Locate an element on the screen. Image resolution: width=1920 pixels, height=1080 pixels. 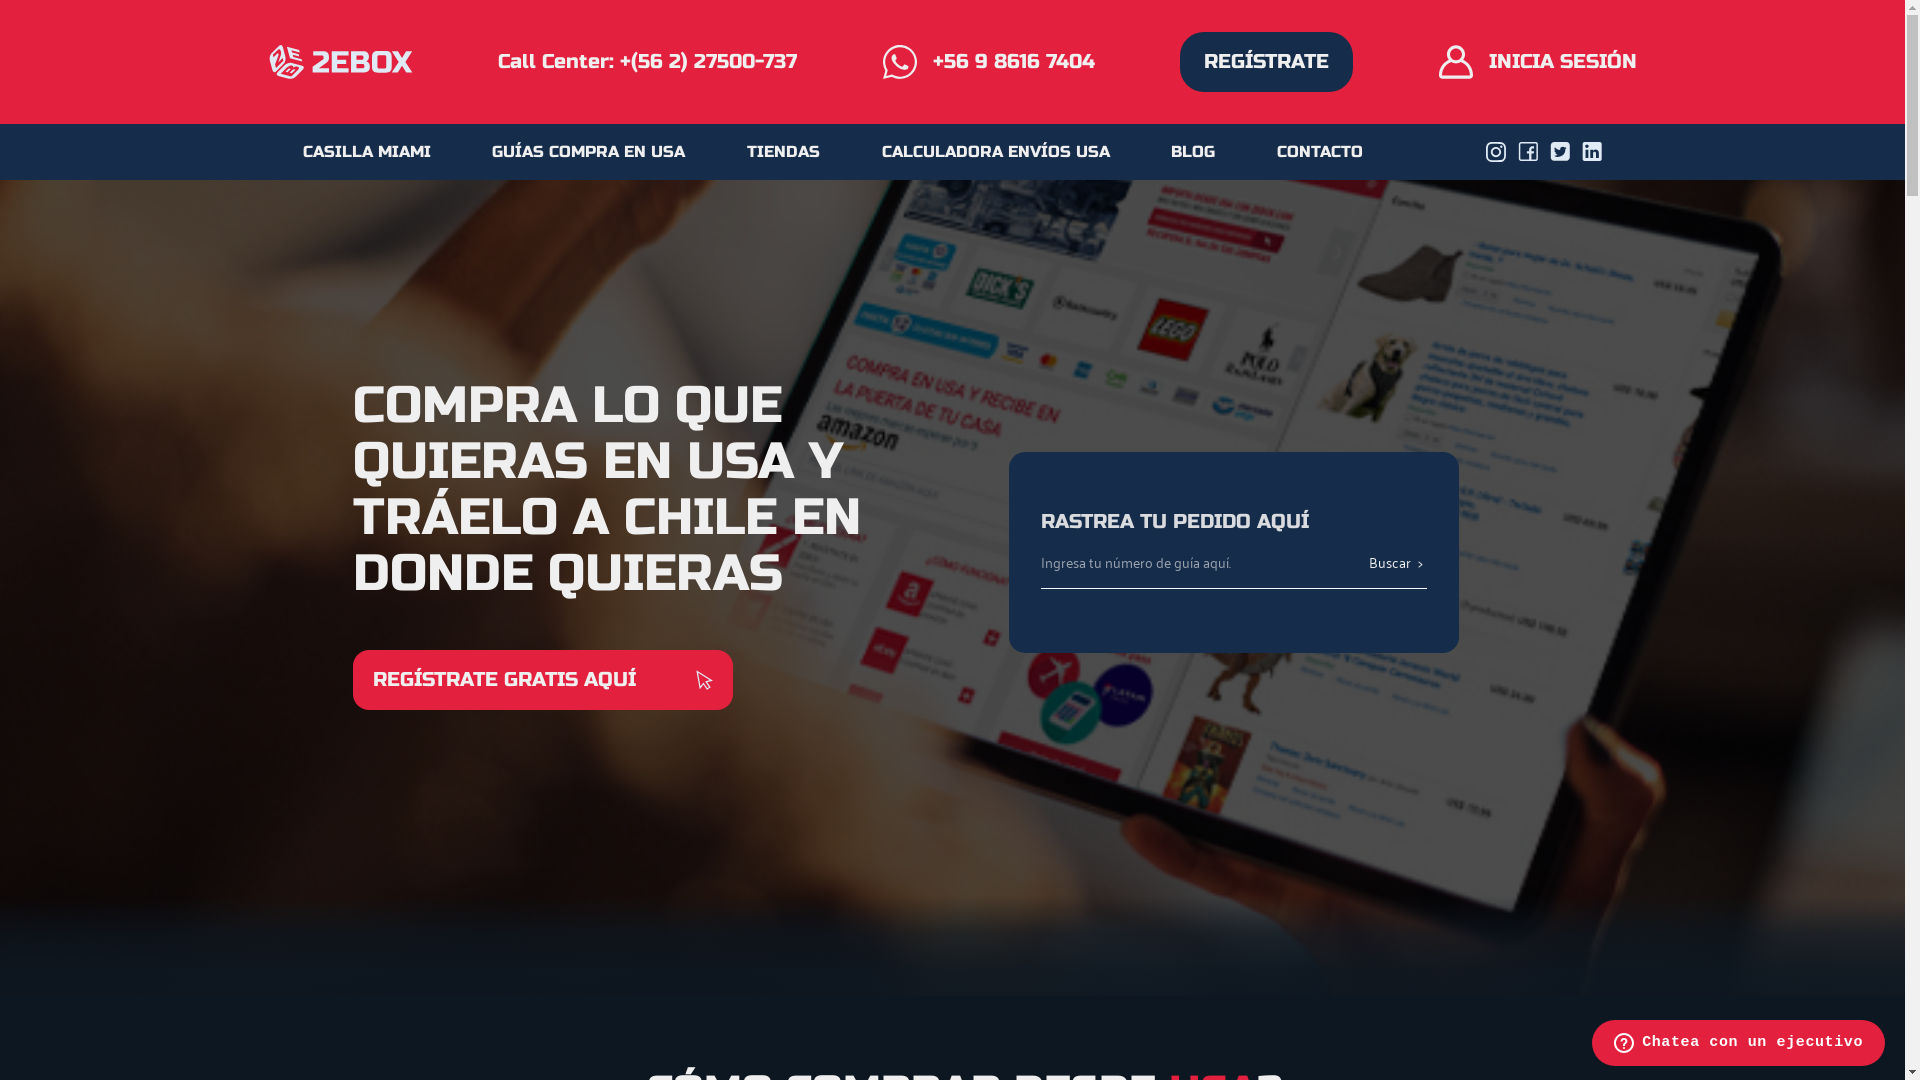
'TIENDAS' is located at coordinates (782, 150).